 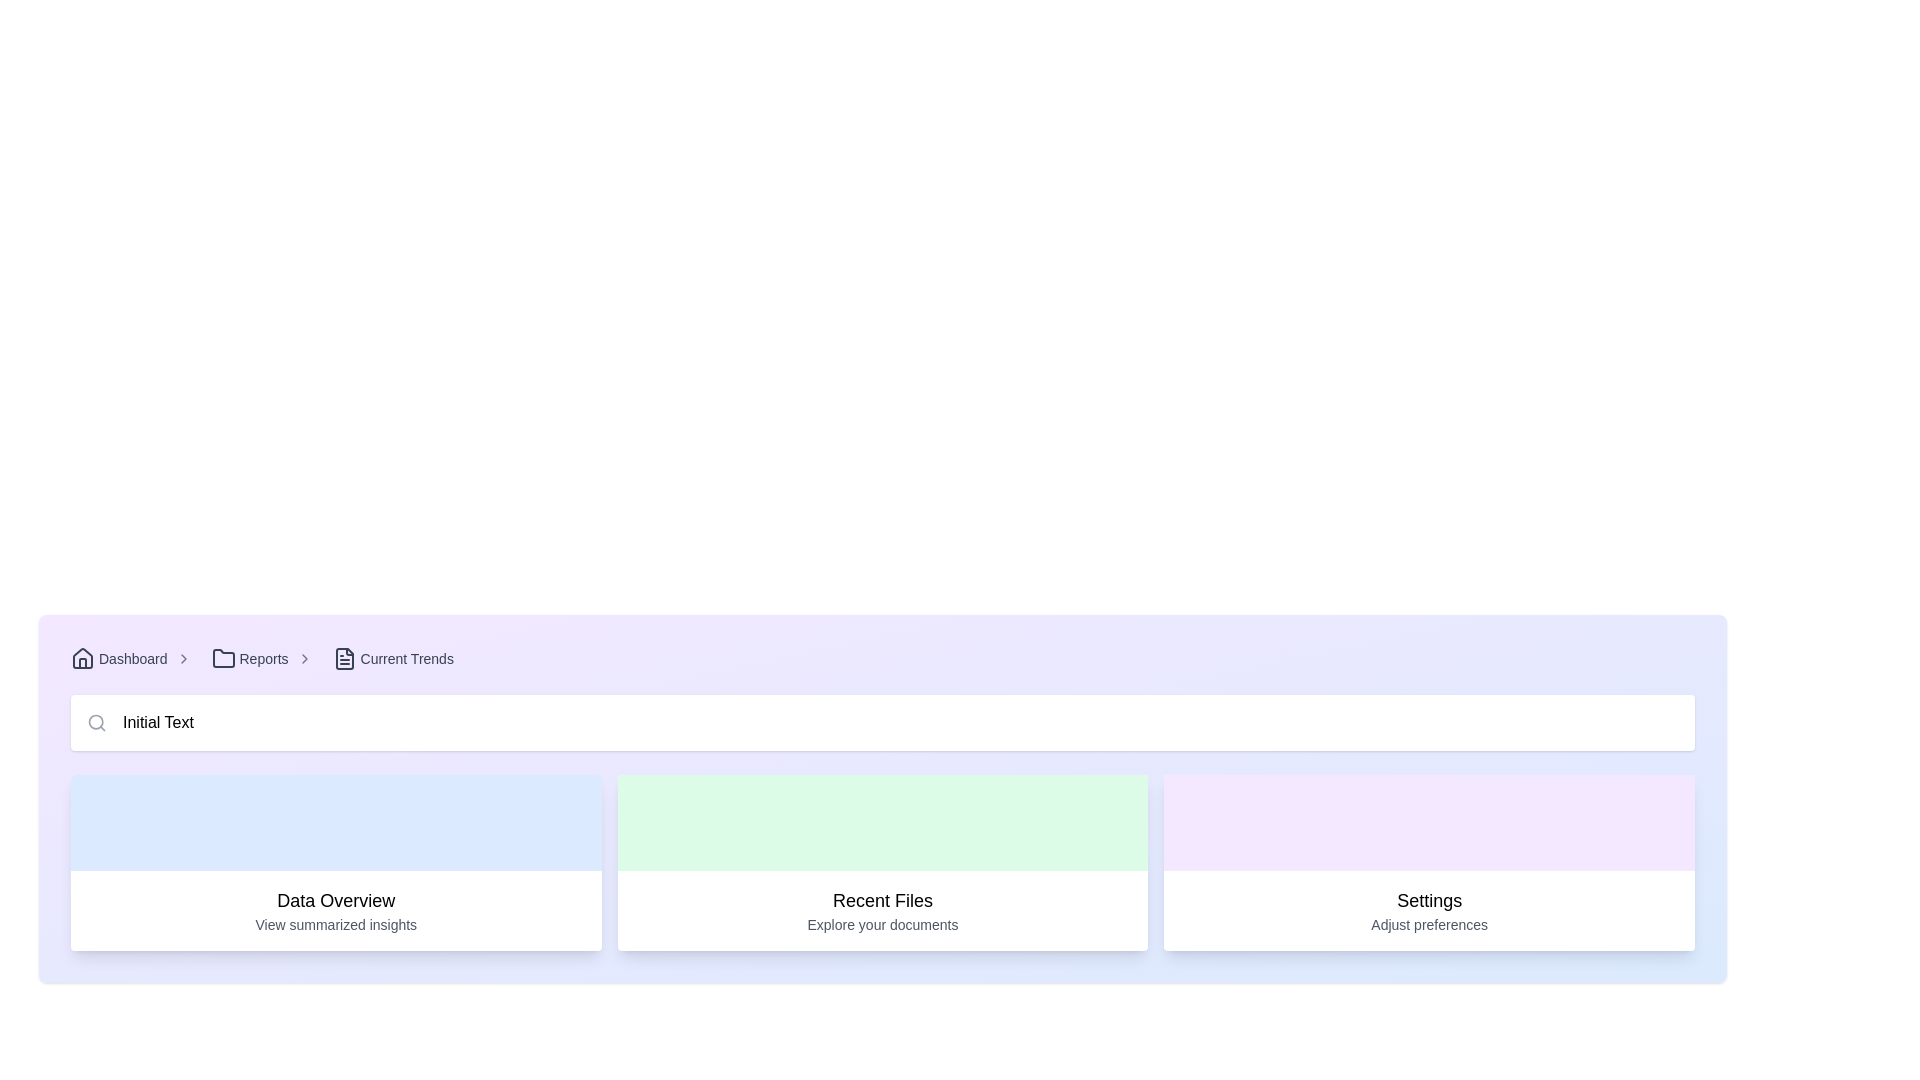 I want to click on the visual state of the directory or folder icon located in the breadcrumb navigation labeled 'Reports', which is positioned to the left of the text 'Reports', so click(x=223, y=659).